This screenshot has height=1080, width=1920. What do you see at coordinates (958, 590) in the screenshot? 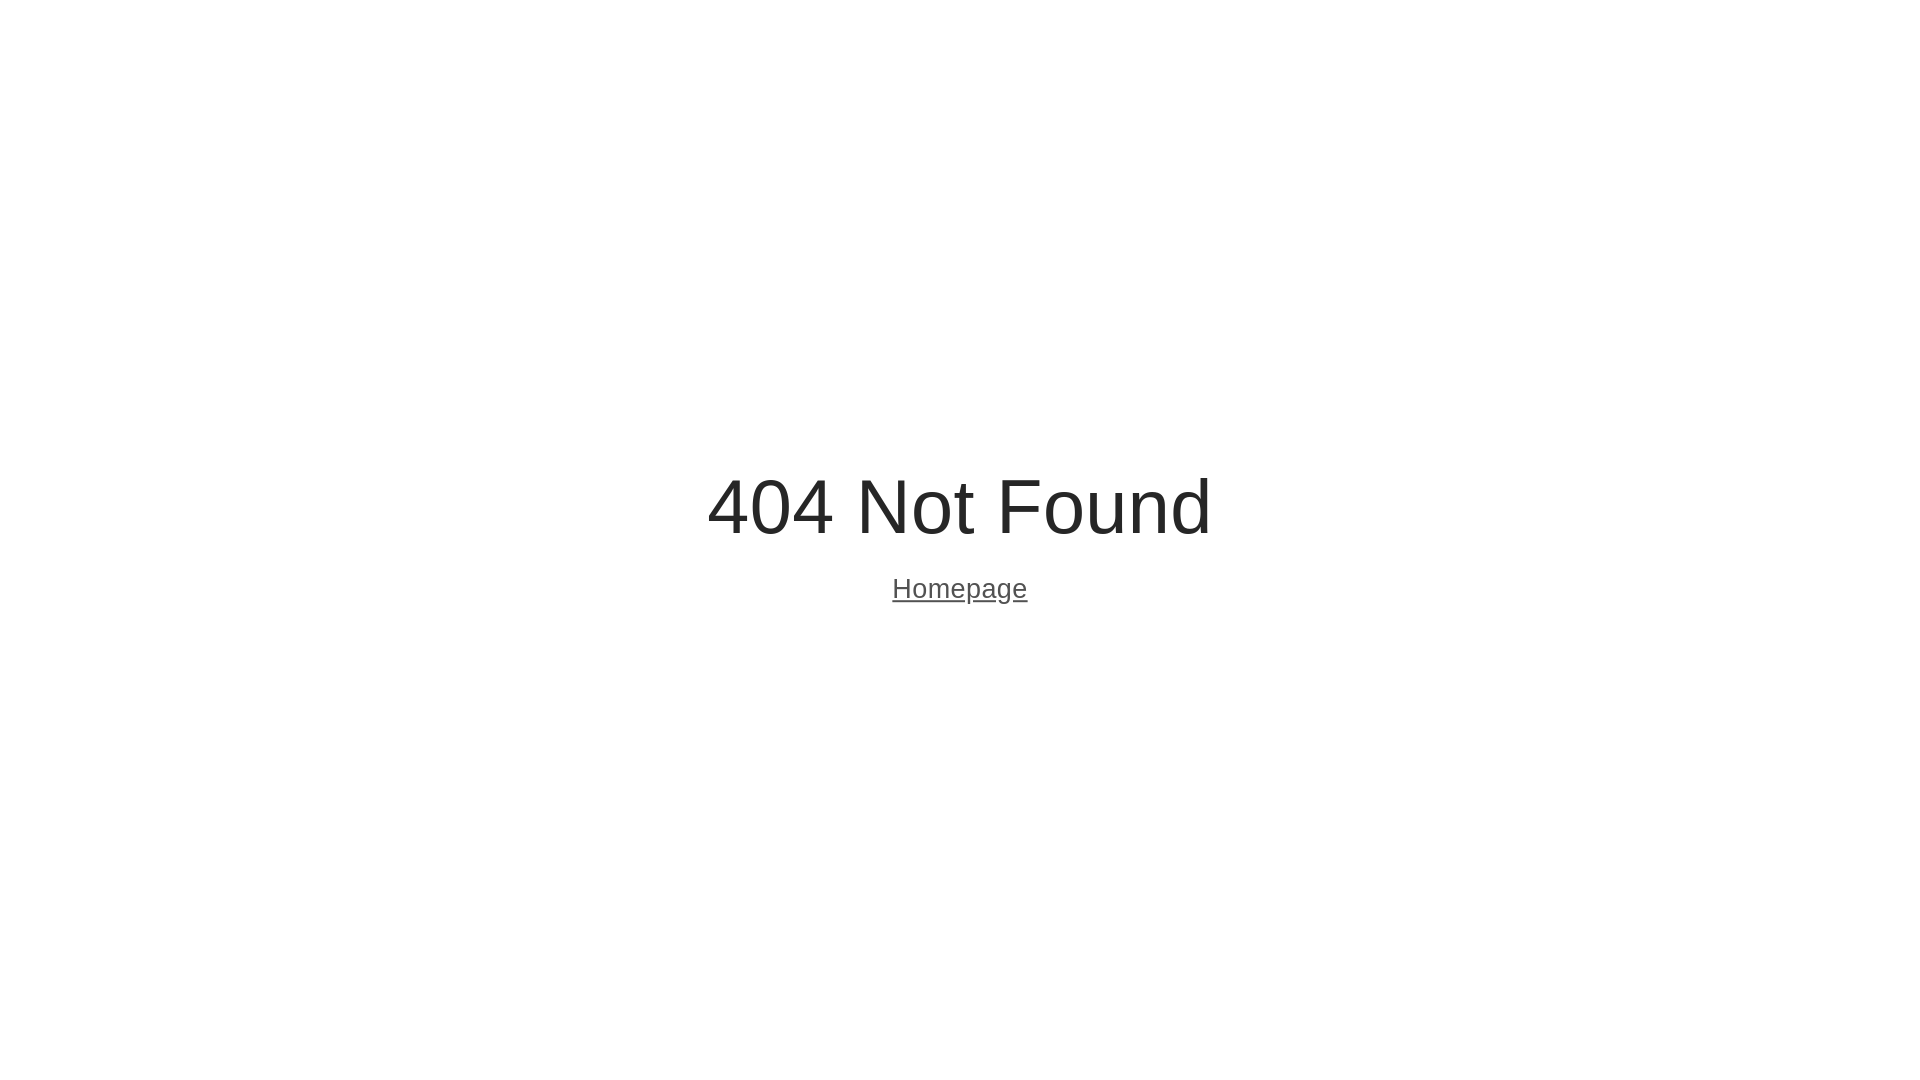
I see `'Homepage'` at bounding box center [958, 590].